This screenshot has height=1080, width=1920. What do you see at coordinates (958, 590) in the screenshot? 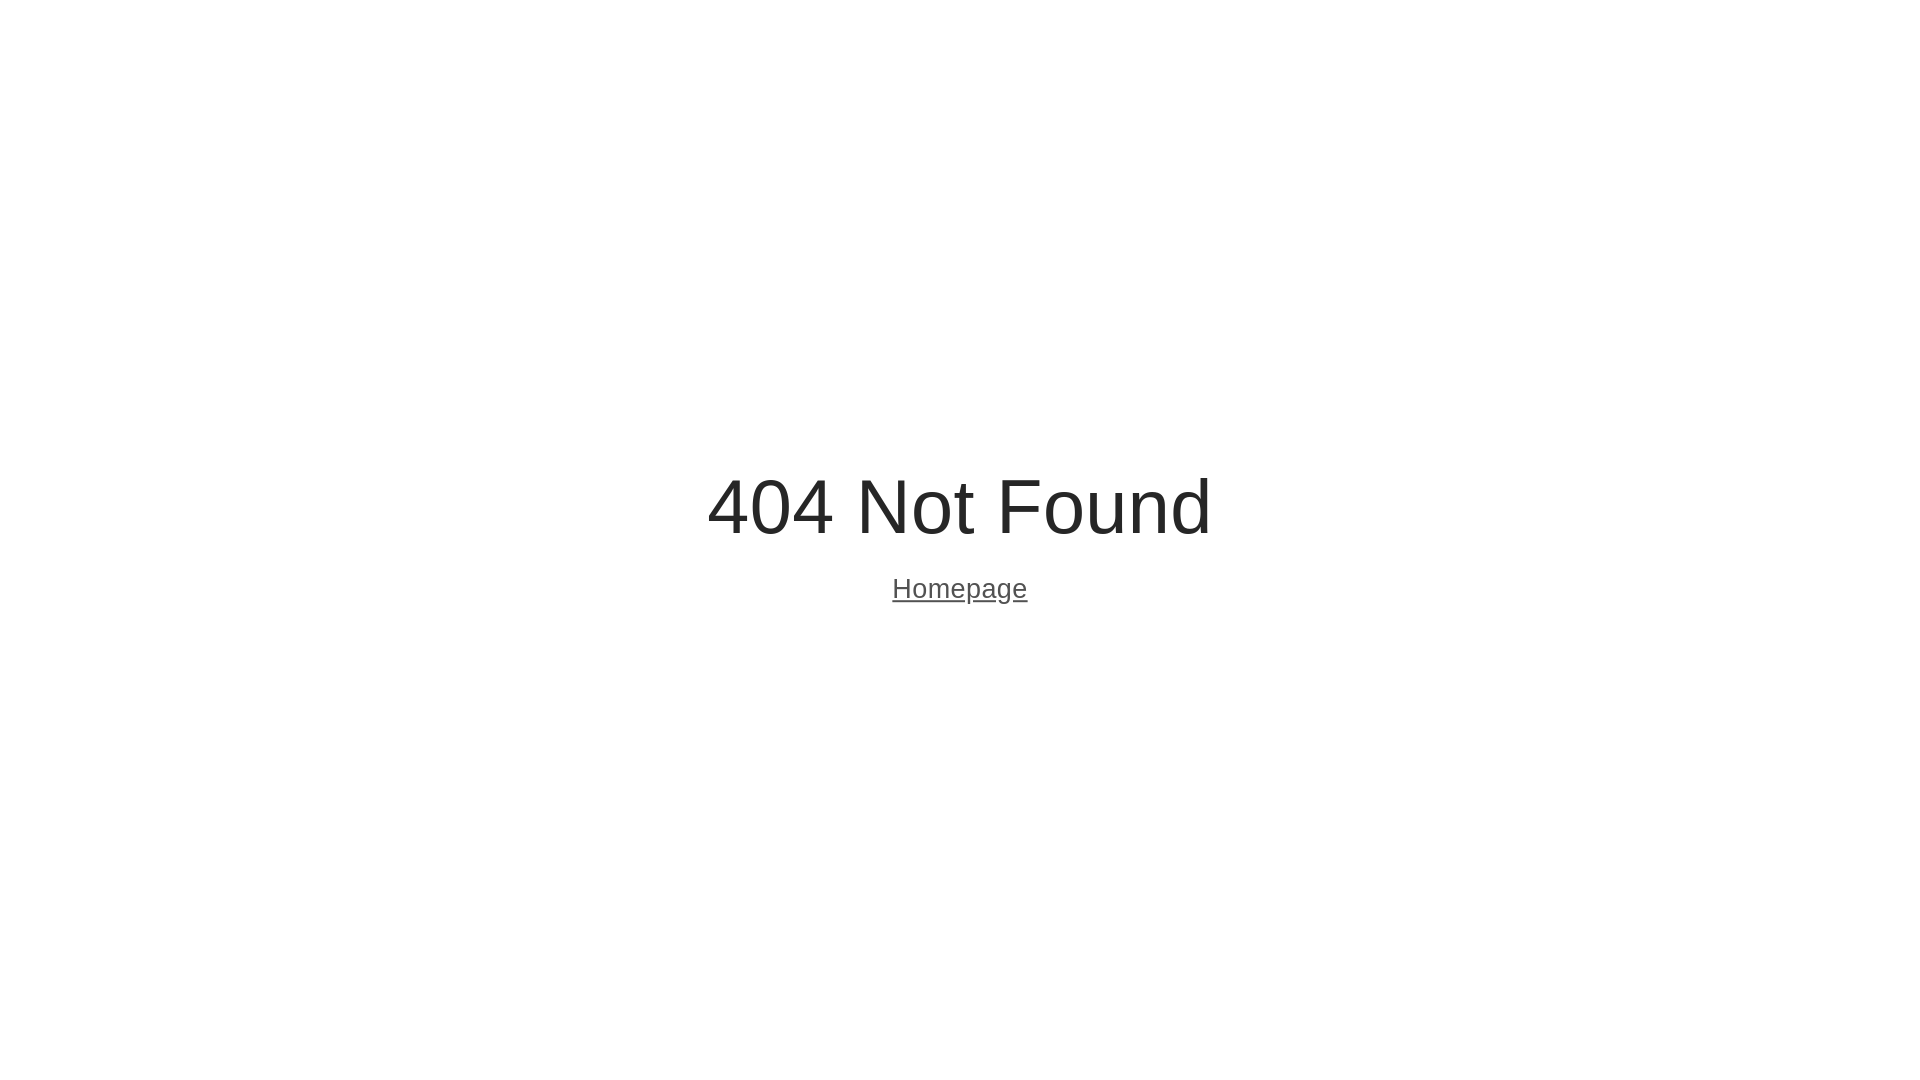
I see `'Homepage'` at bounding box center [958, 590].